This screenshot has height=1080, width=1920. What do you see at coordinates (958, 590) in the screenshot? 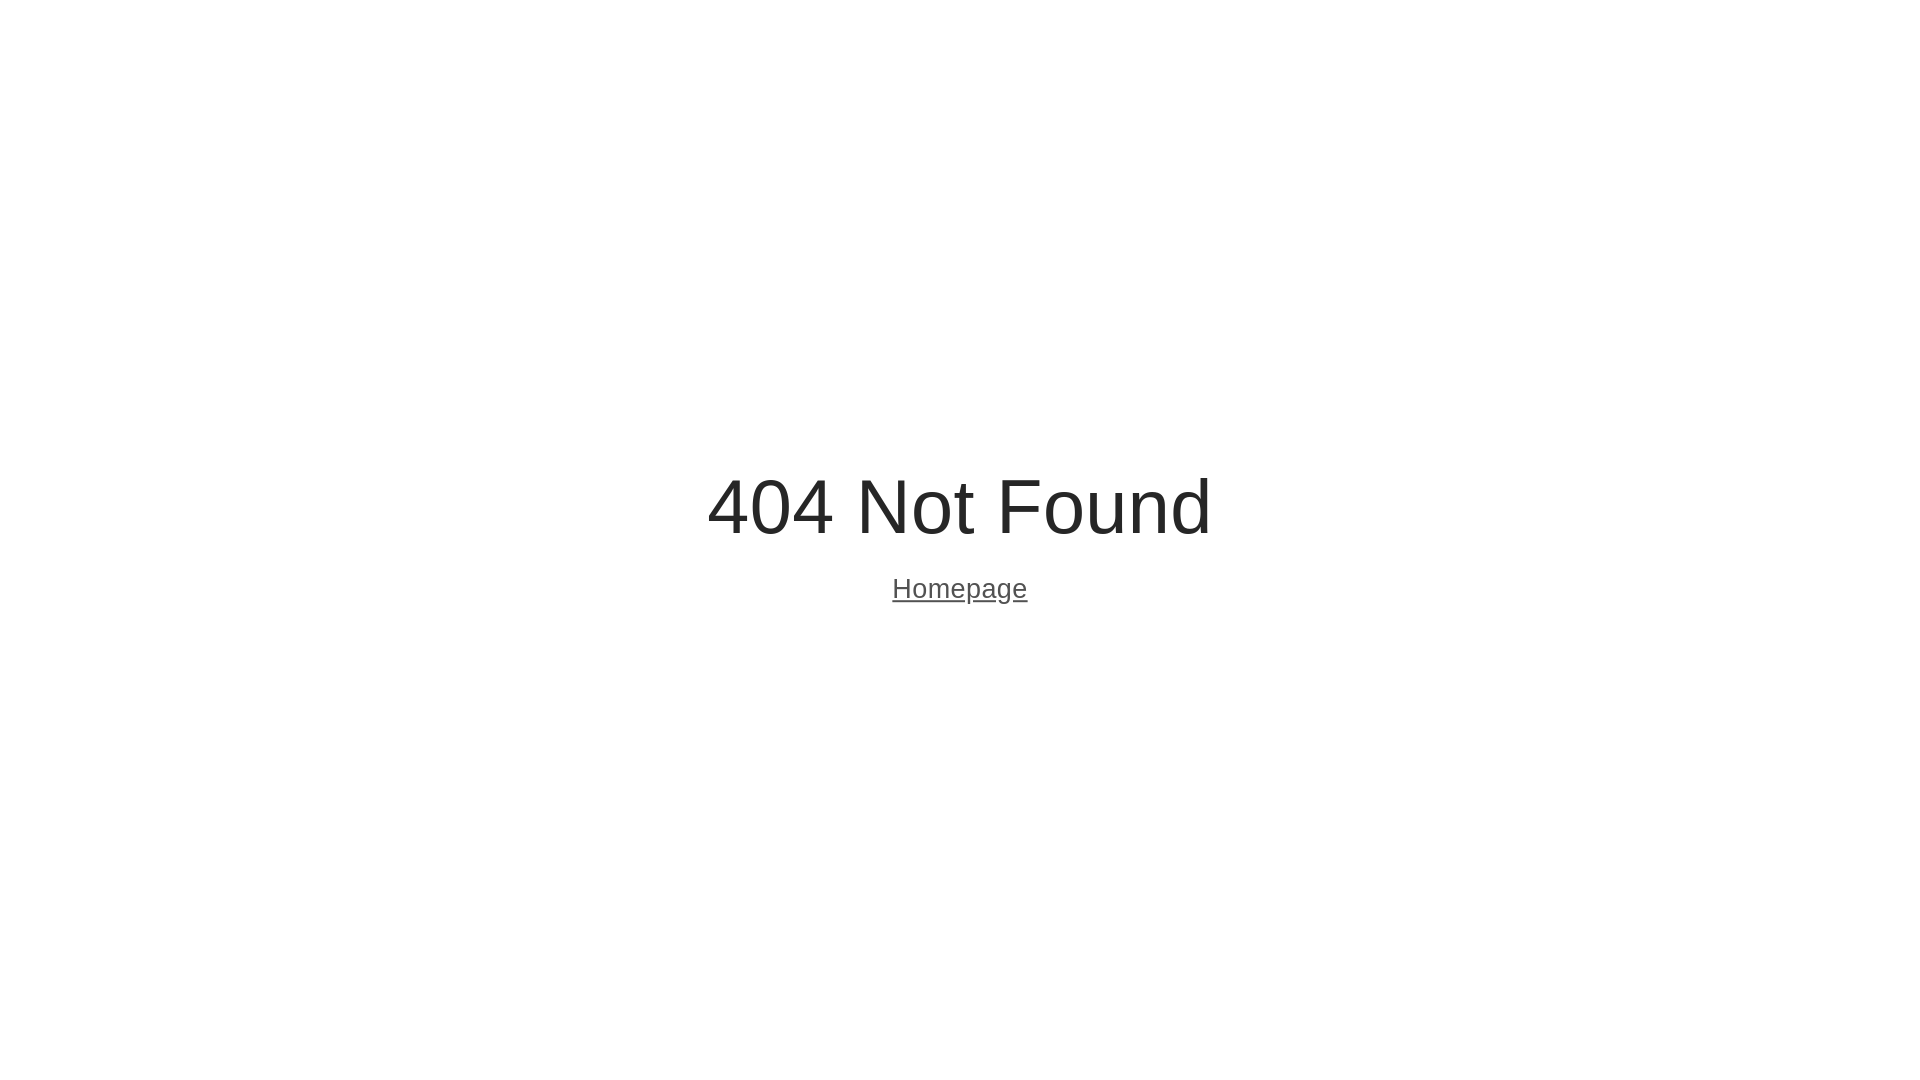
I see `'Homepage'` at bounding box center [958, 590].